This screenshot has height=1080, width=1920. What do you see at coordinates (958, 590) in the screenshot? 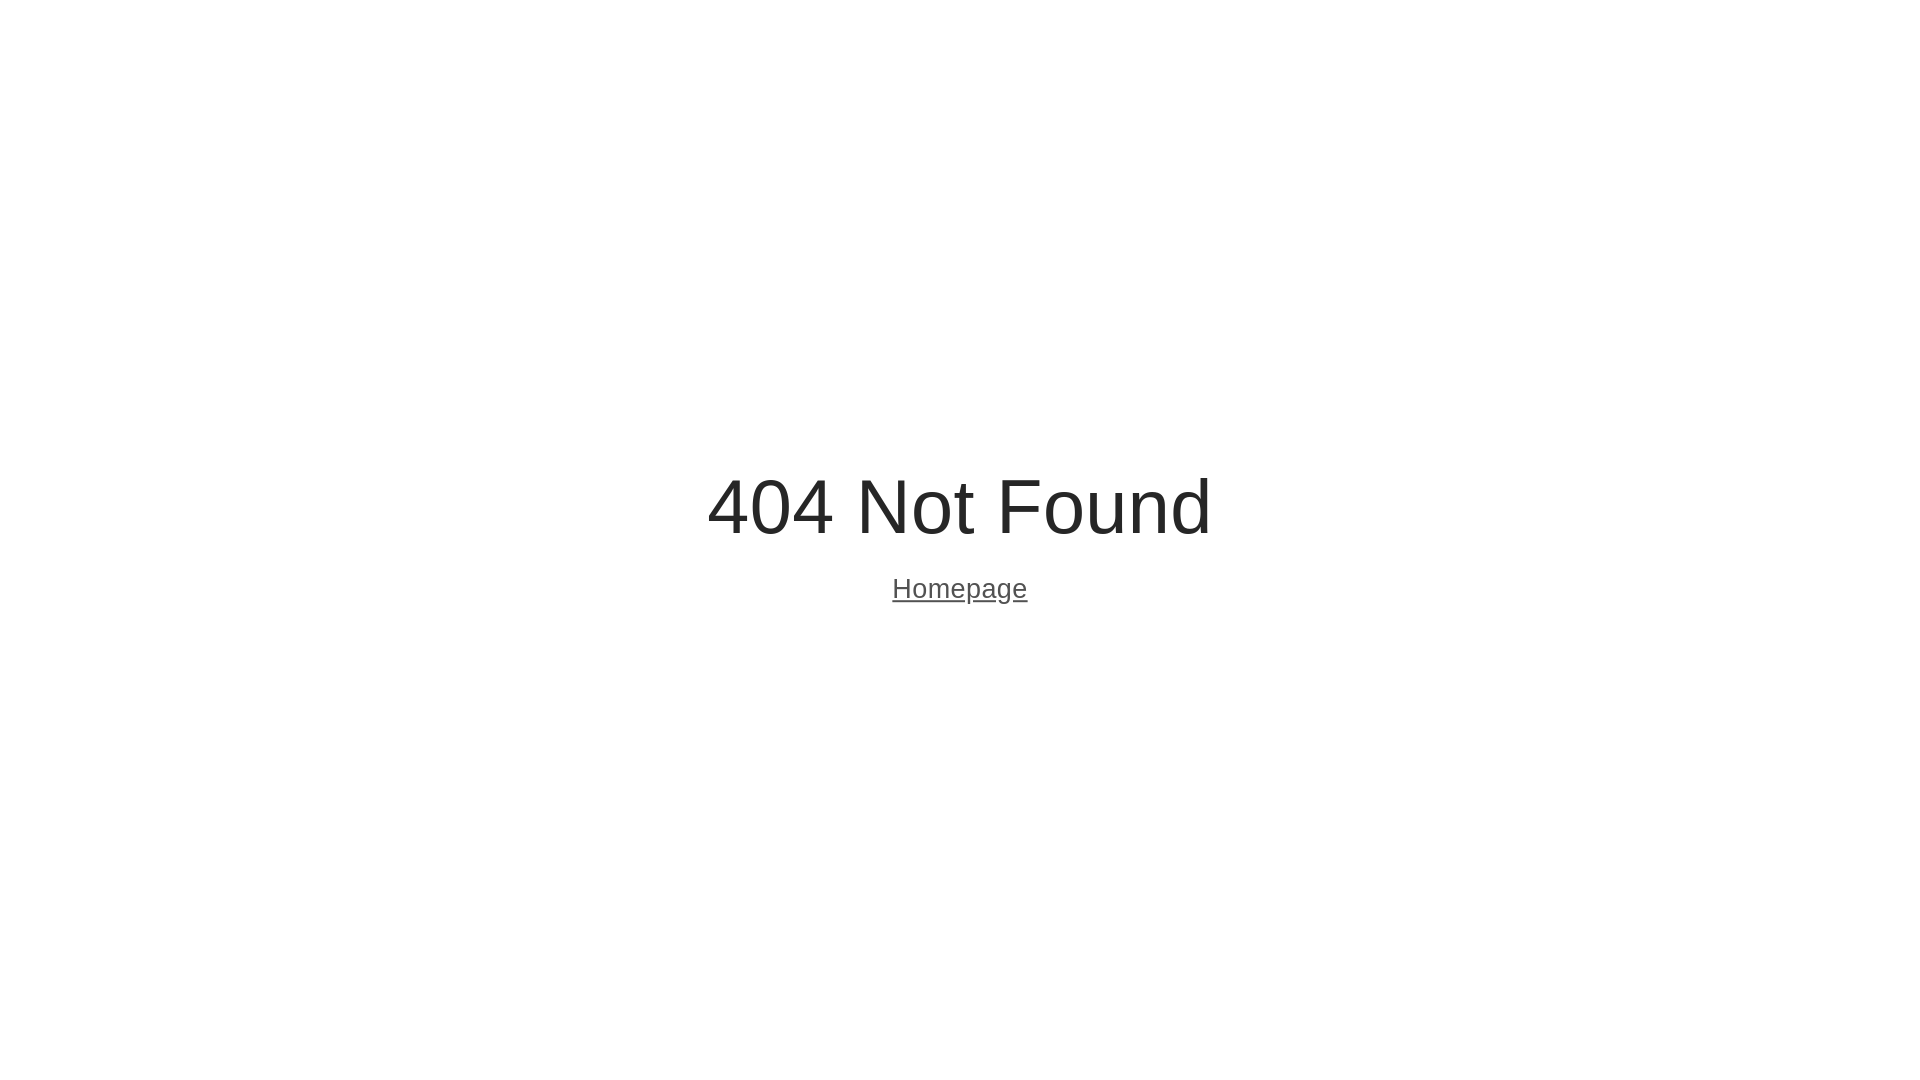
I see `'Homepage'` at bounding box center [958, 590].